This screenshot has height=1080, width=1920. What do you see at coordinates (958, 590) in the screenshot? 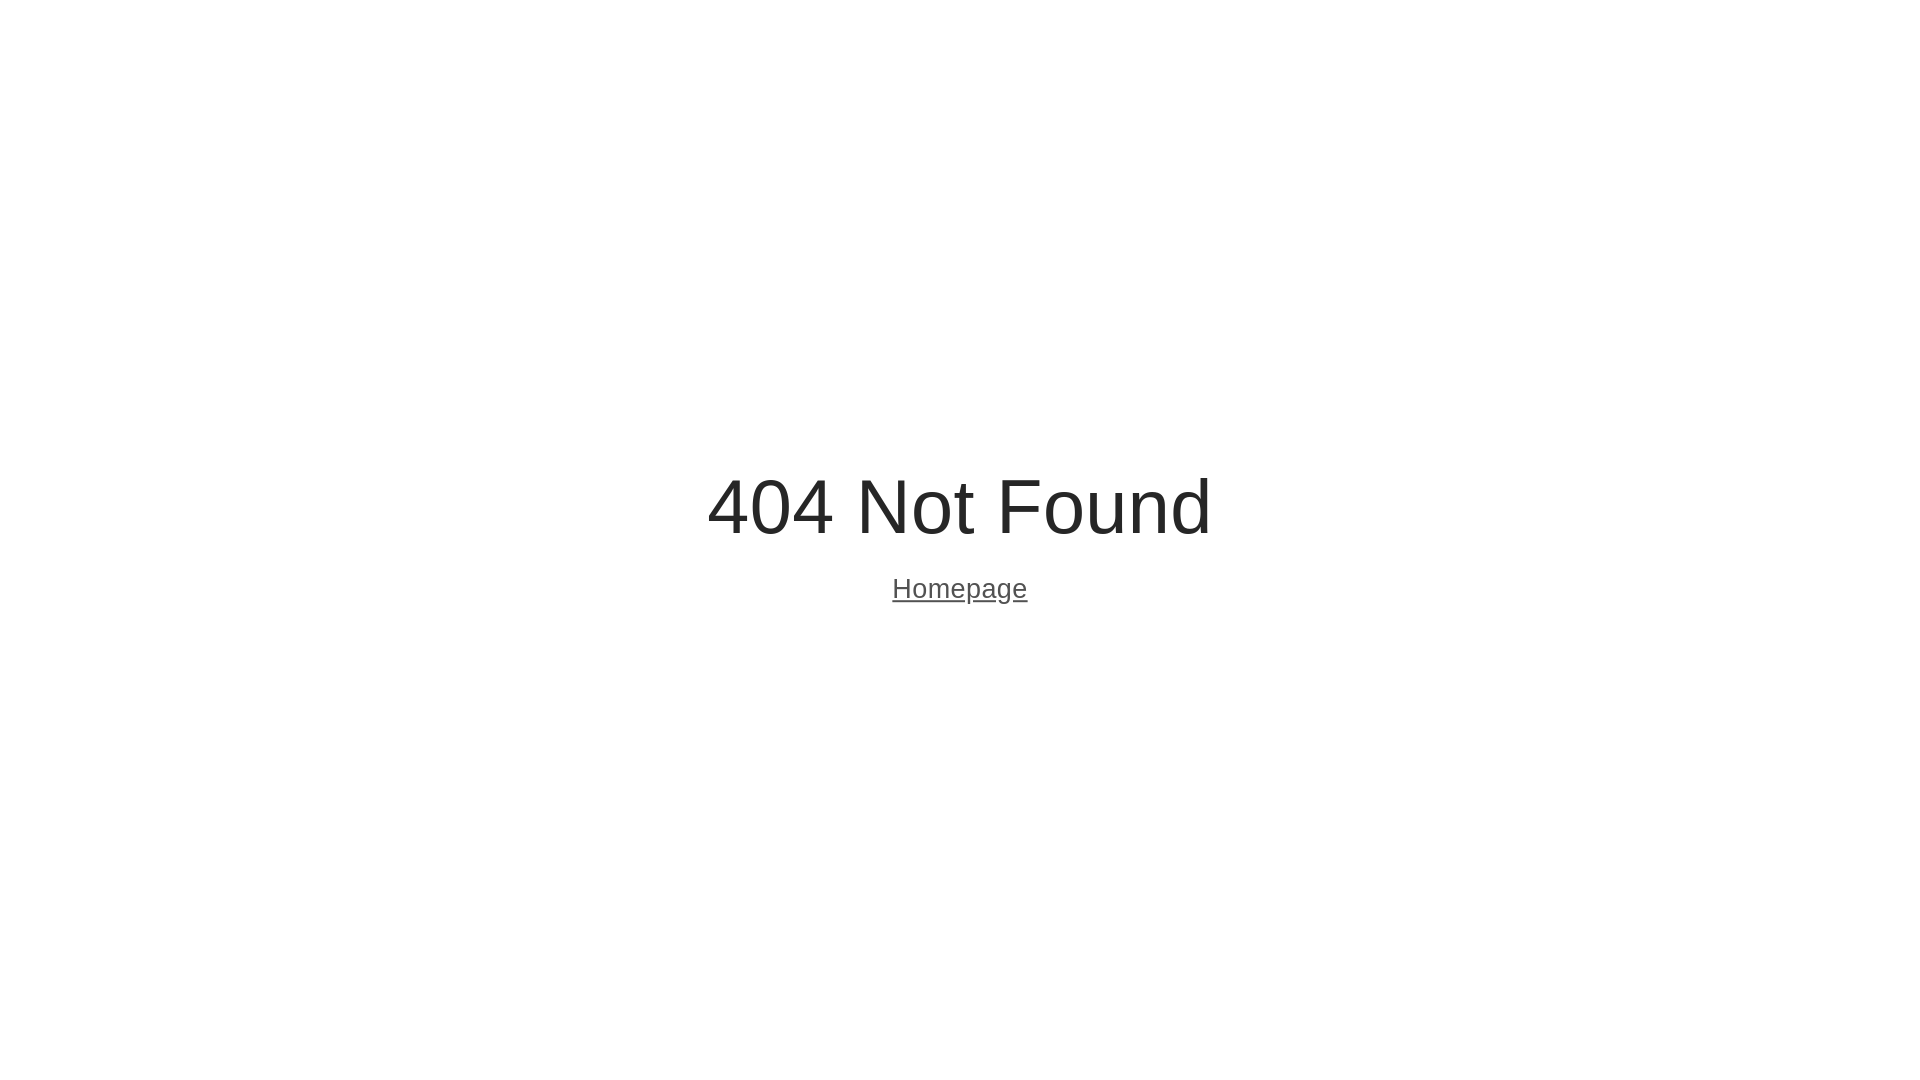
I see `'Homepage'` at bounding box center [958, 590].